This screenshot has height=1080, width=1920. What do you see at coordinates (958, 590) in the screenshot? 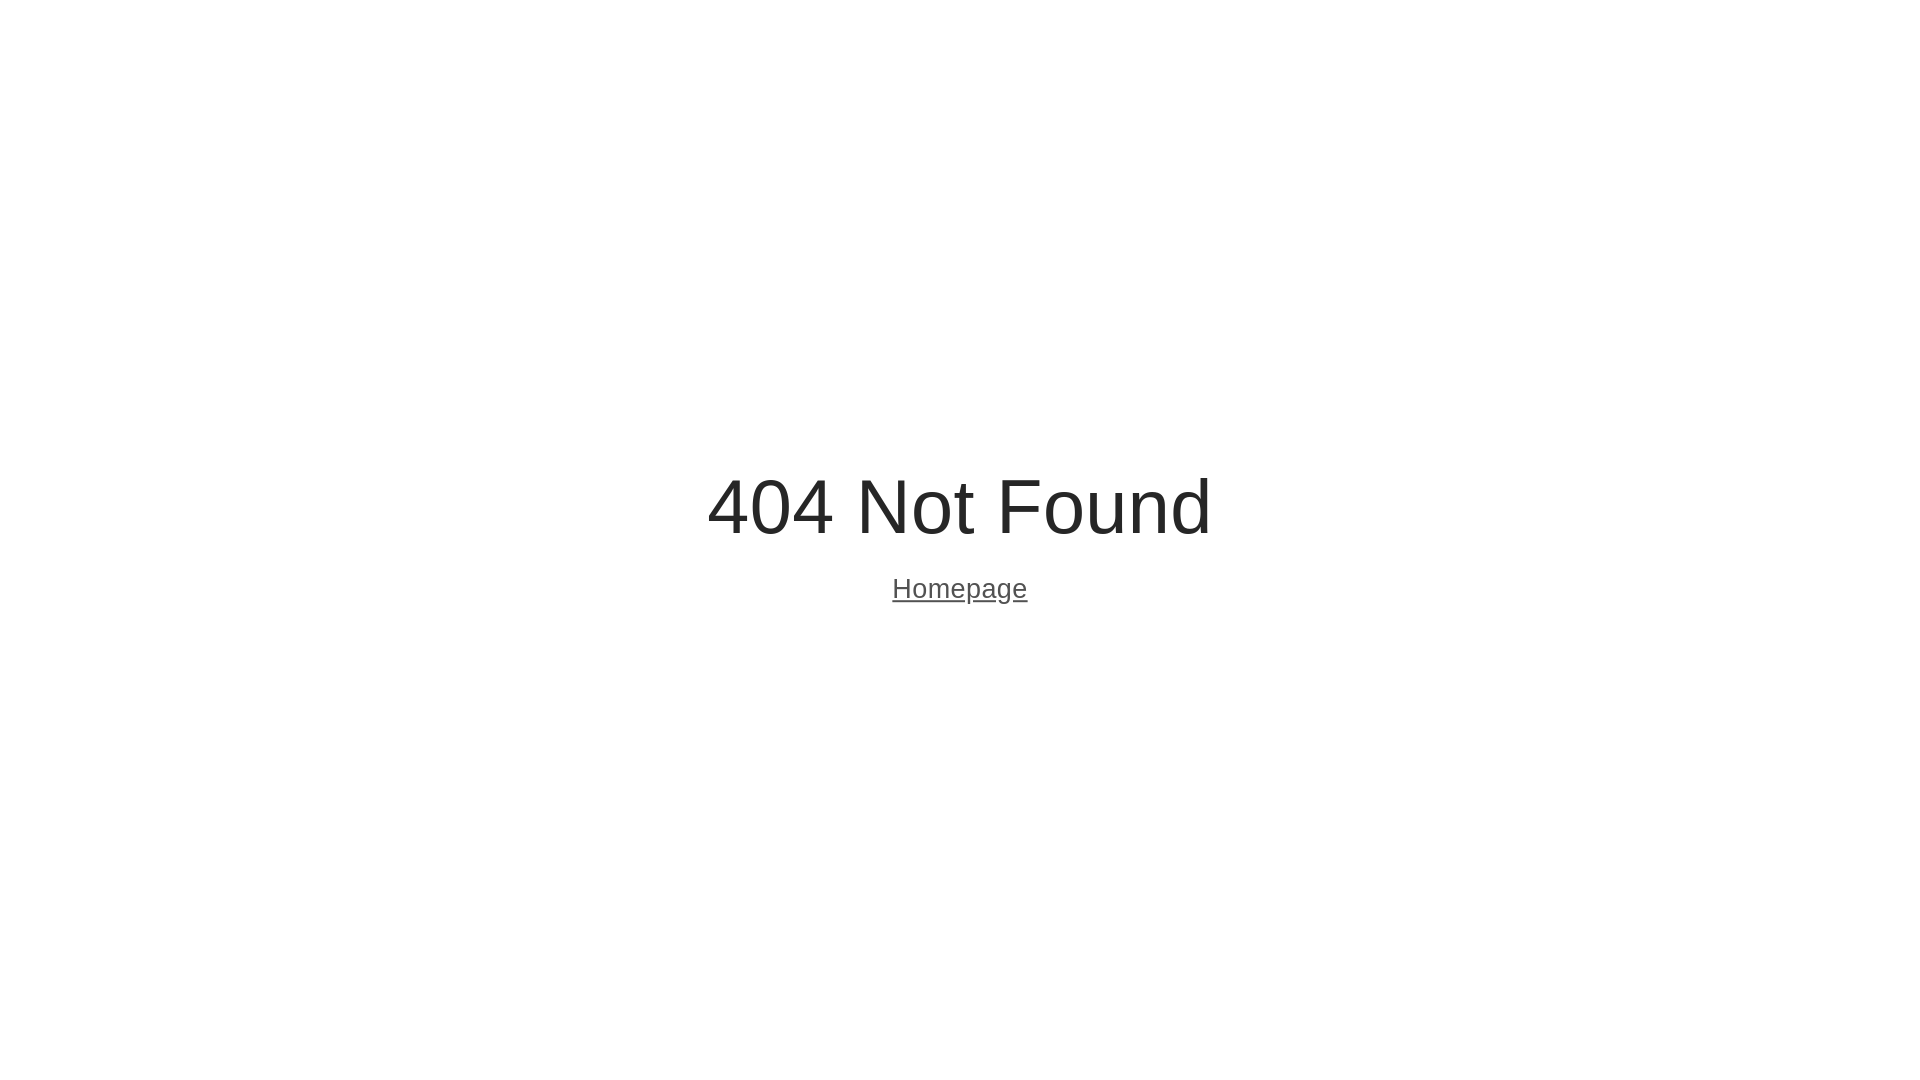
I see `'Homepage'` at bounding box center [958, 590].